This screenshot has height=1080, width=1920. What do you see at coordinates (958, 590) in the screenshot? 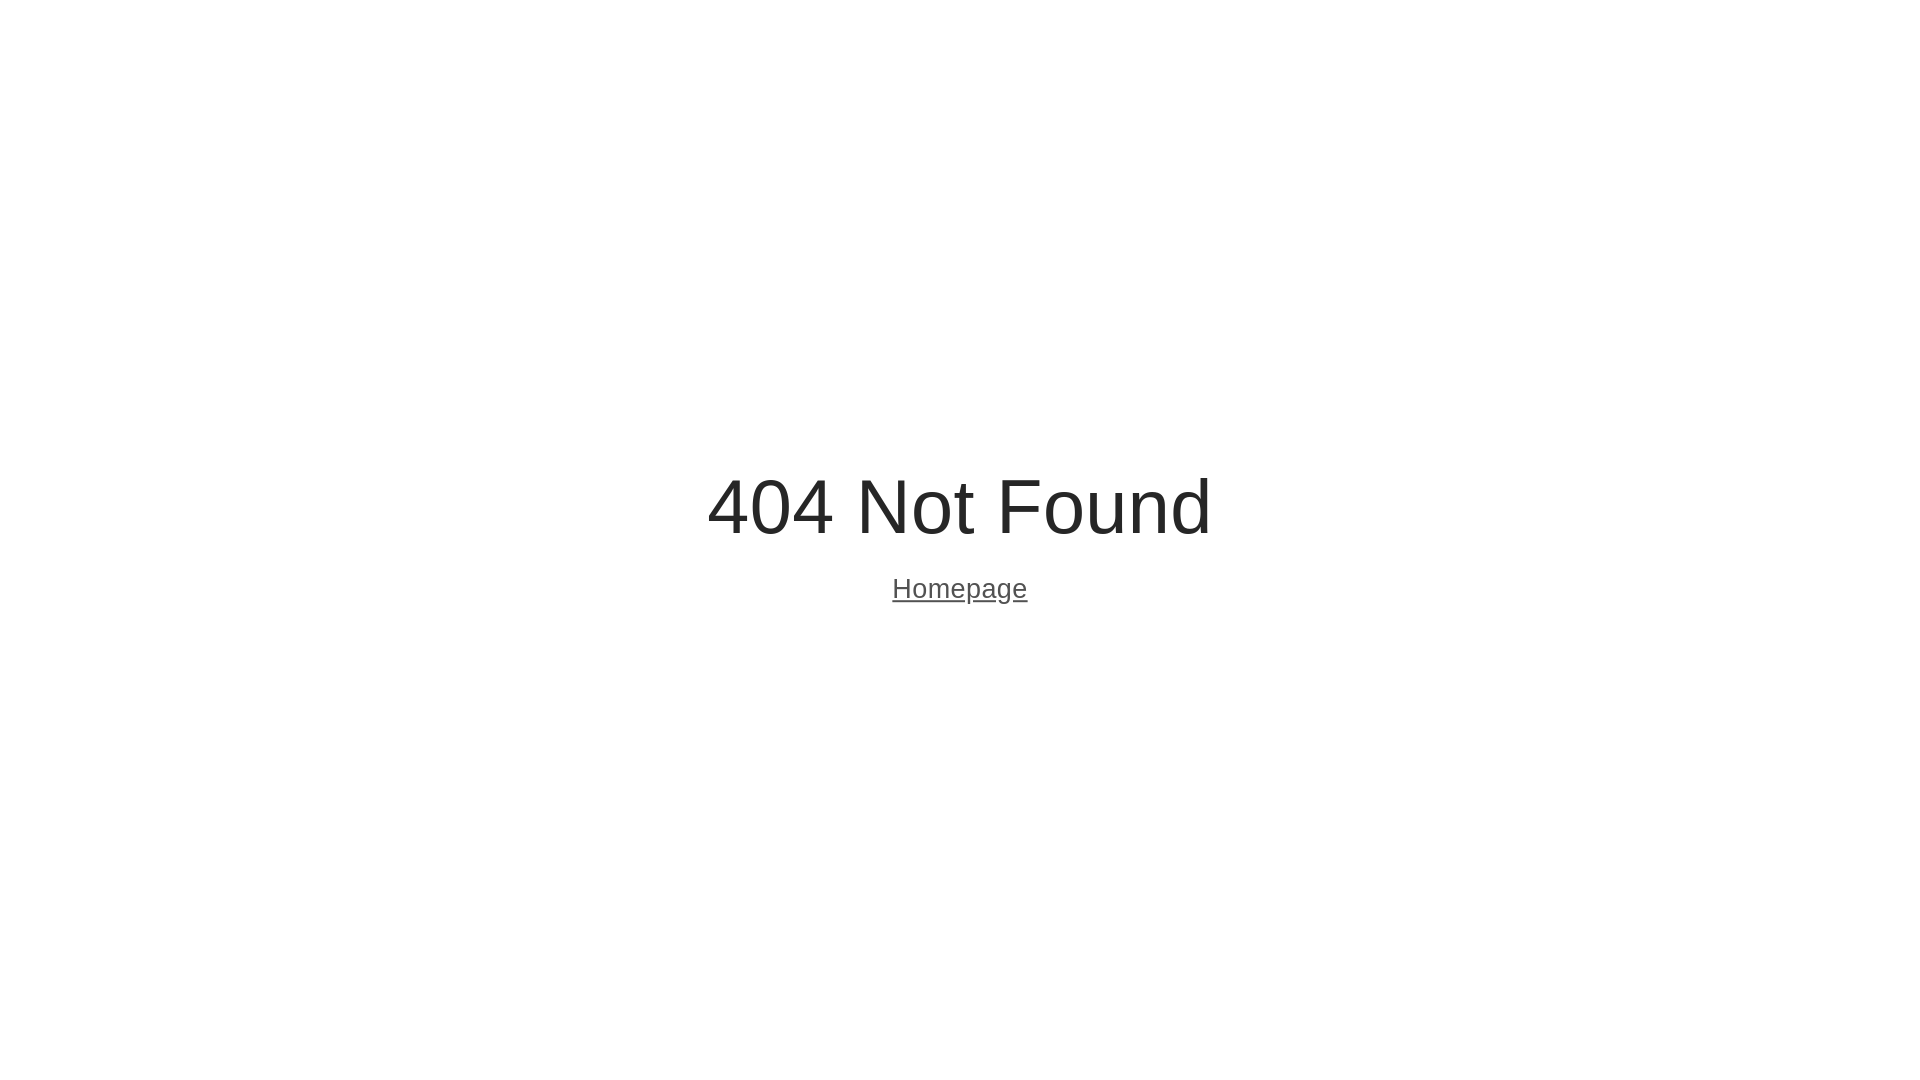
I see `'Homepage'` at bounding box center [958, 590].